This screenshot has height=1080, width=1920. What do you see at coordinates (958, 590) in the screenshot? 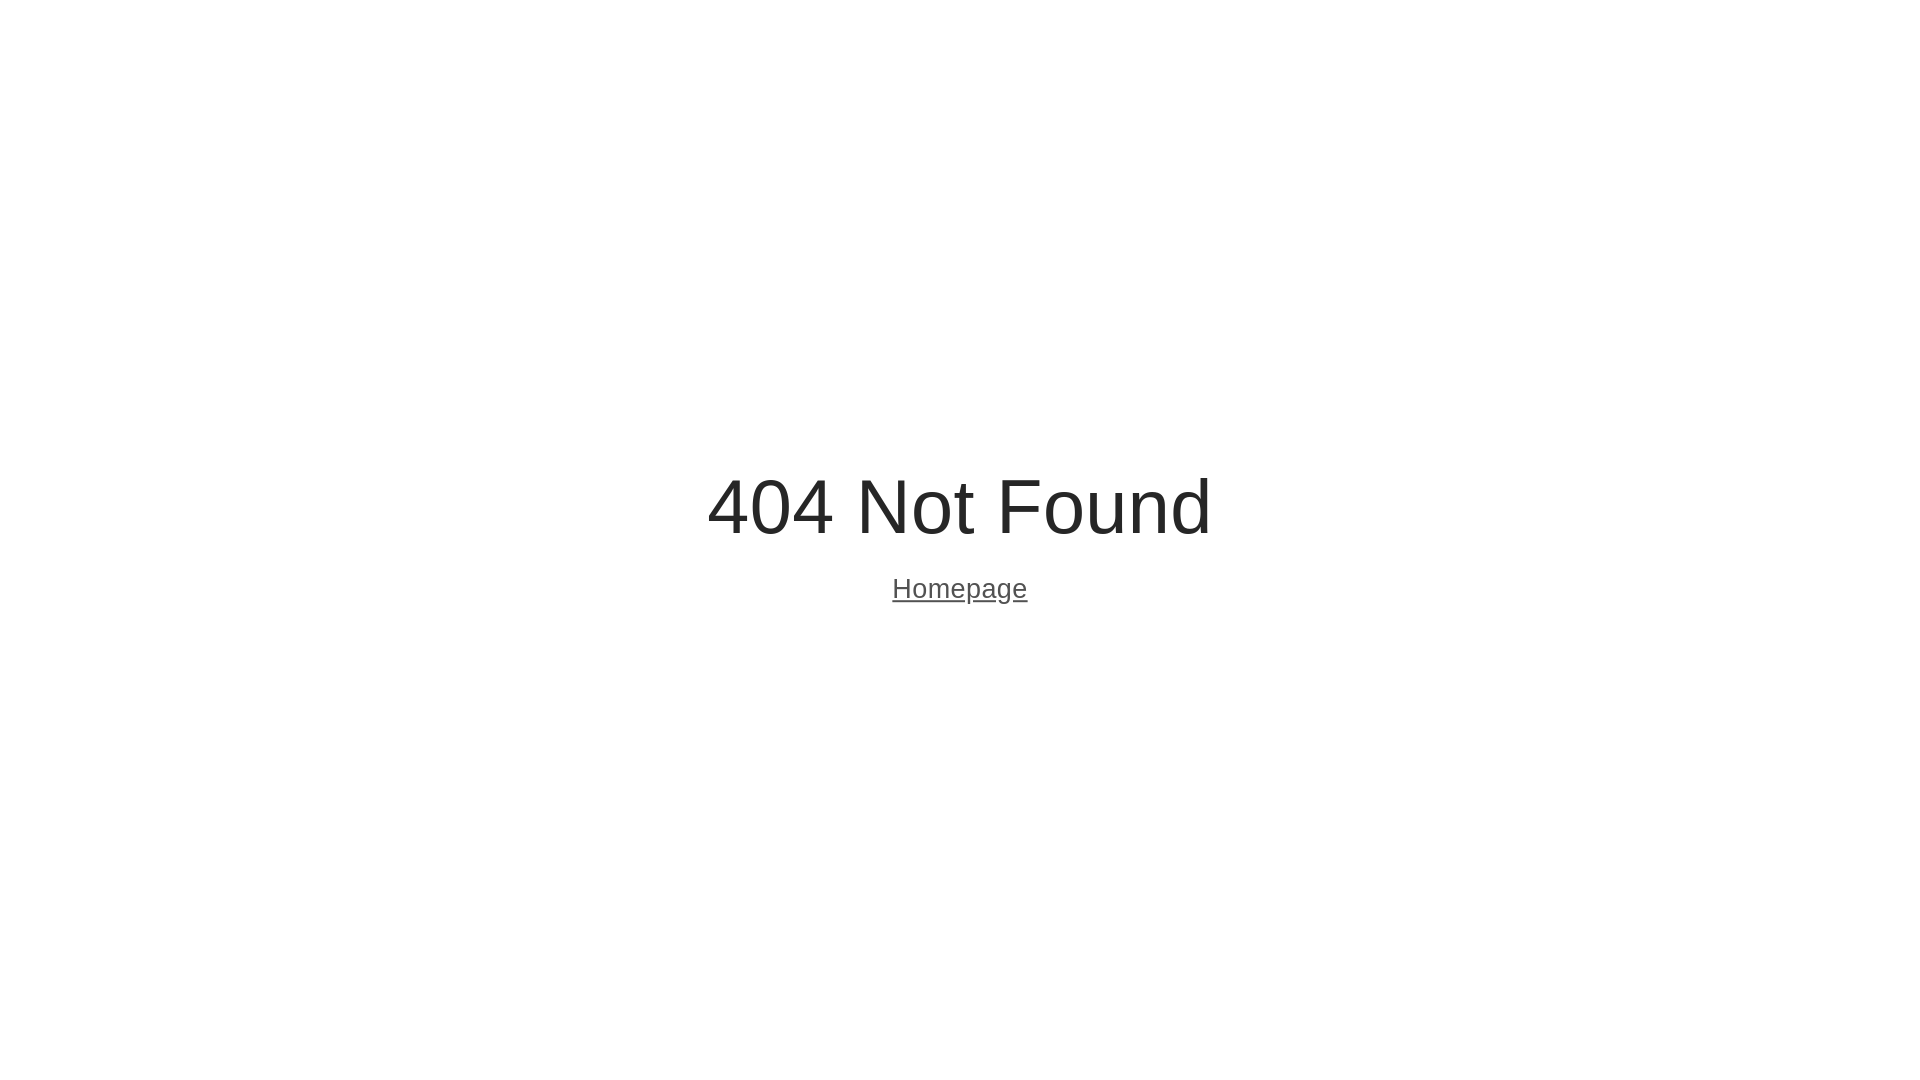
I see `'Homepage'` at bounding box center [958, 590].